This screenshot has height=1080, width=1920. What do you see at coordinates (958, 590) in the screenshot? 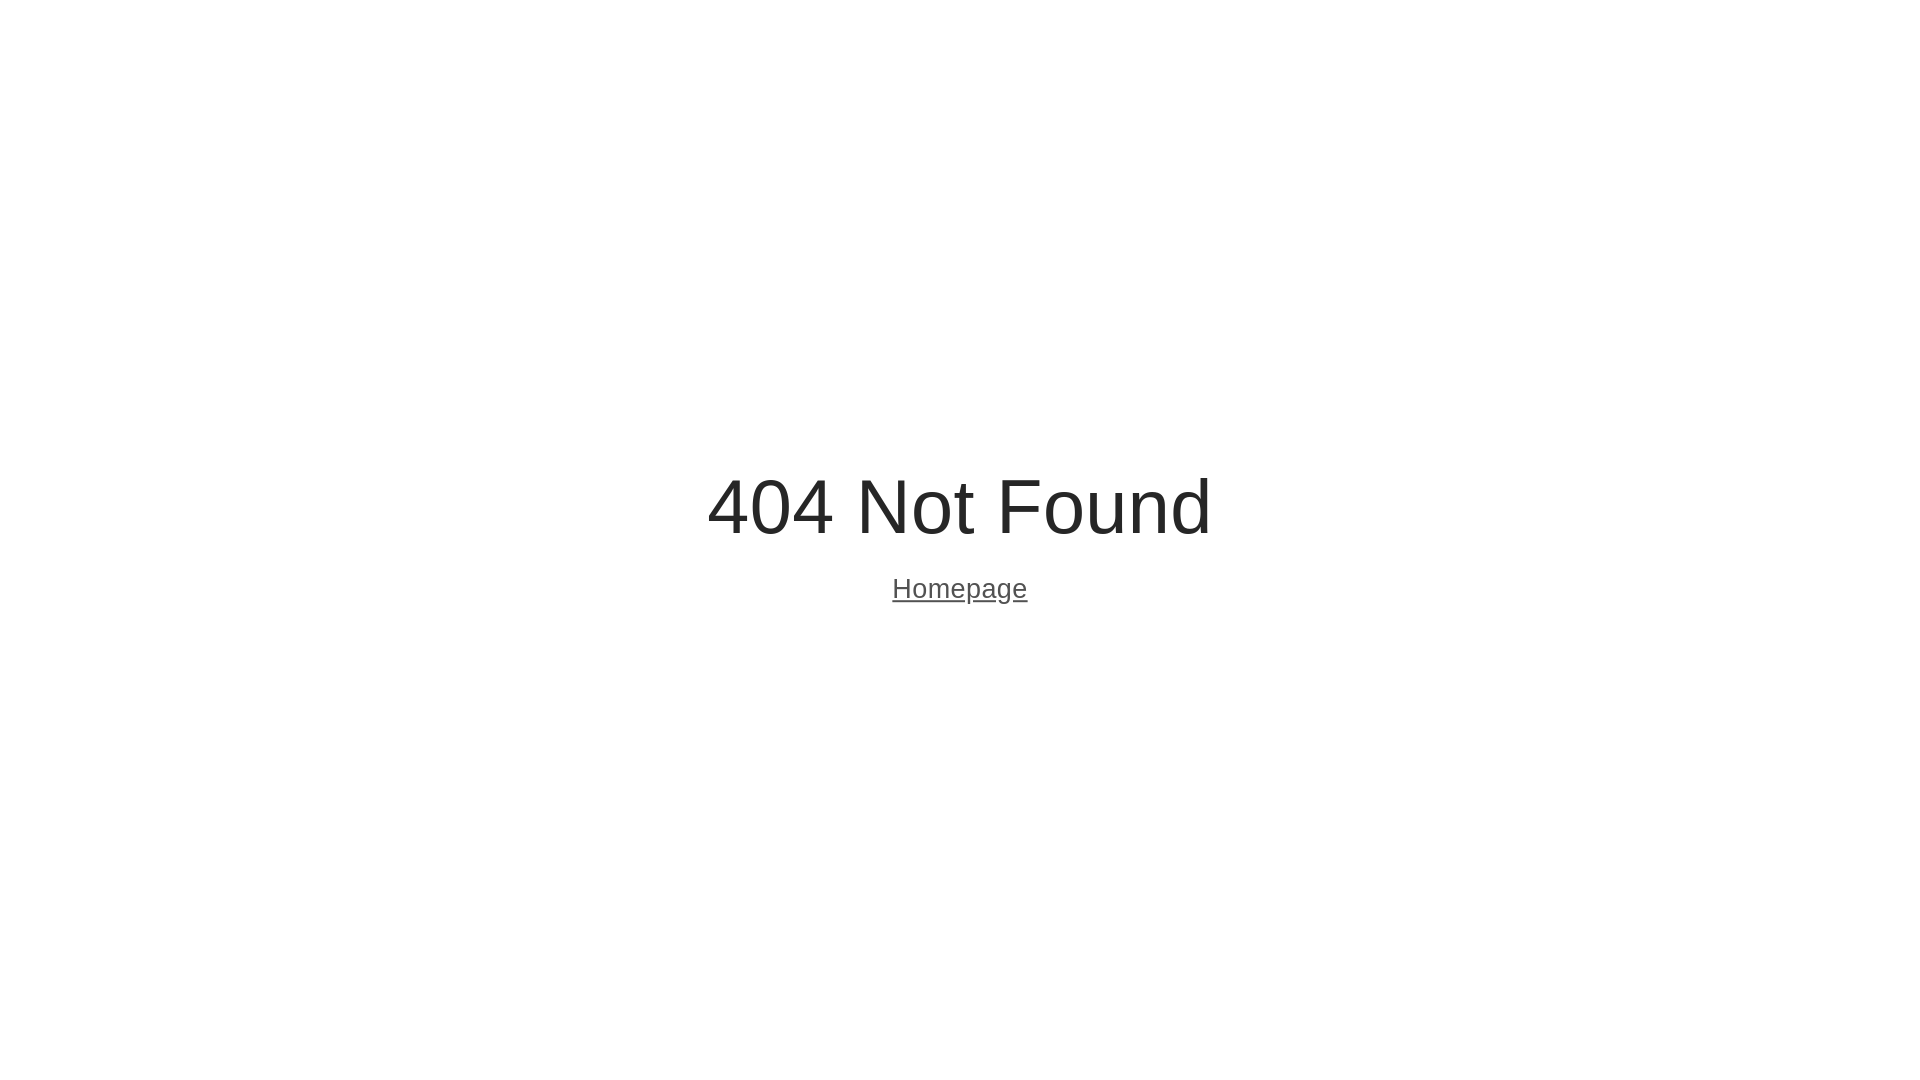
I see `'Homepage'` at bounding box center [958, 590].